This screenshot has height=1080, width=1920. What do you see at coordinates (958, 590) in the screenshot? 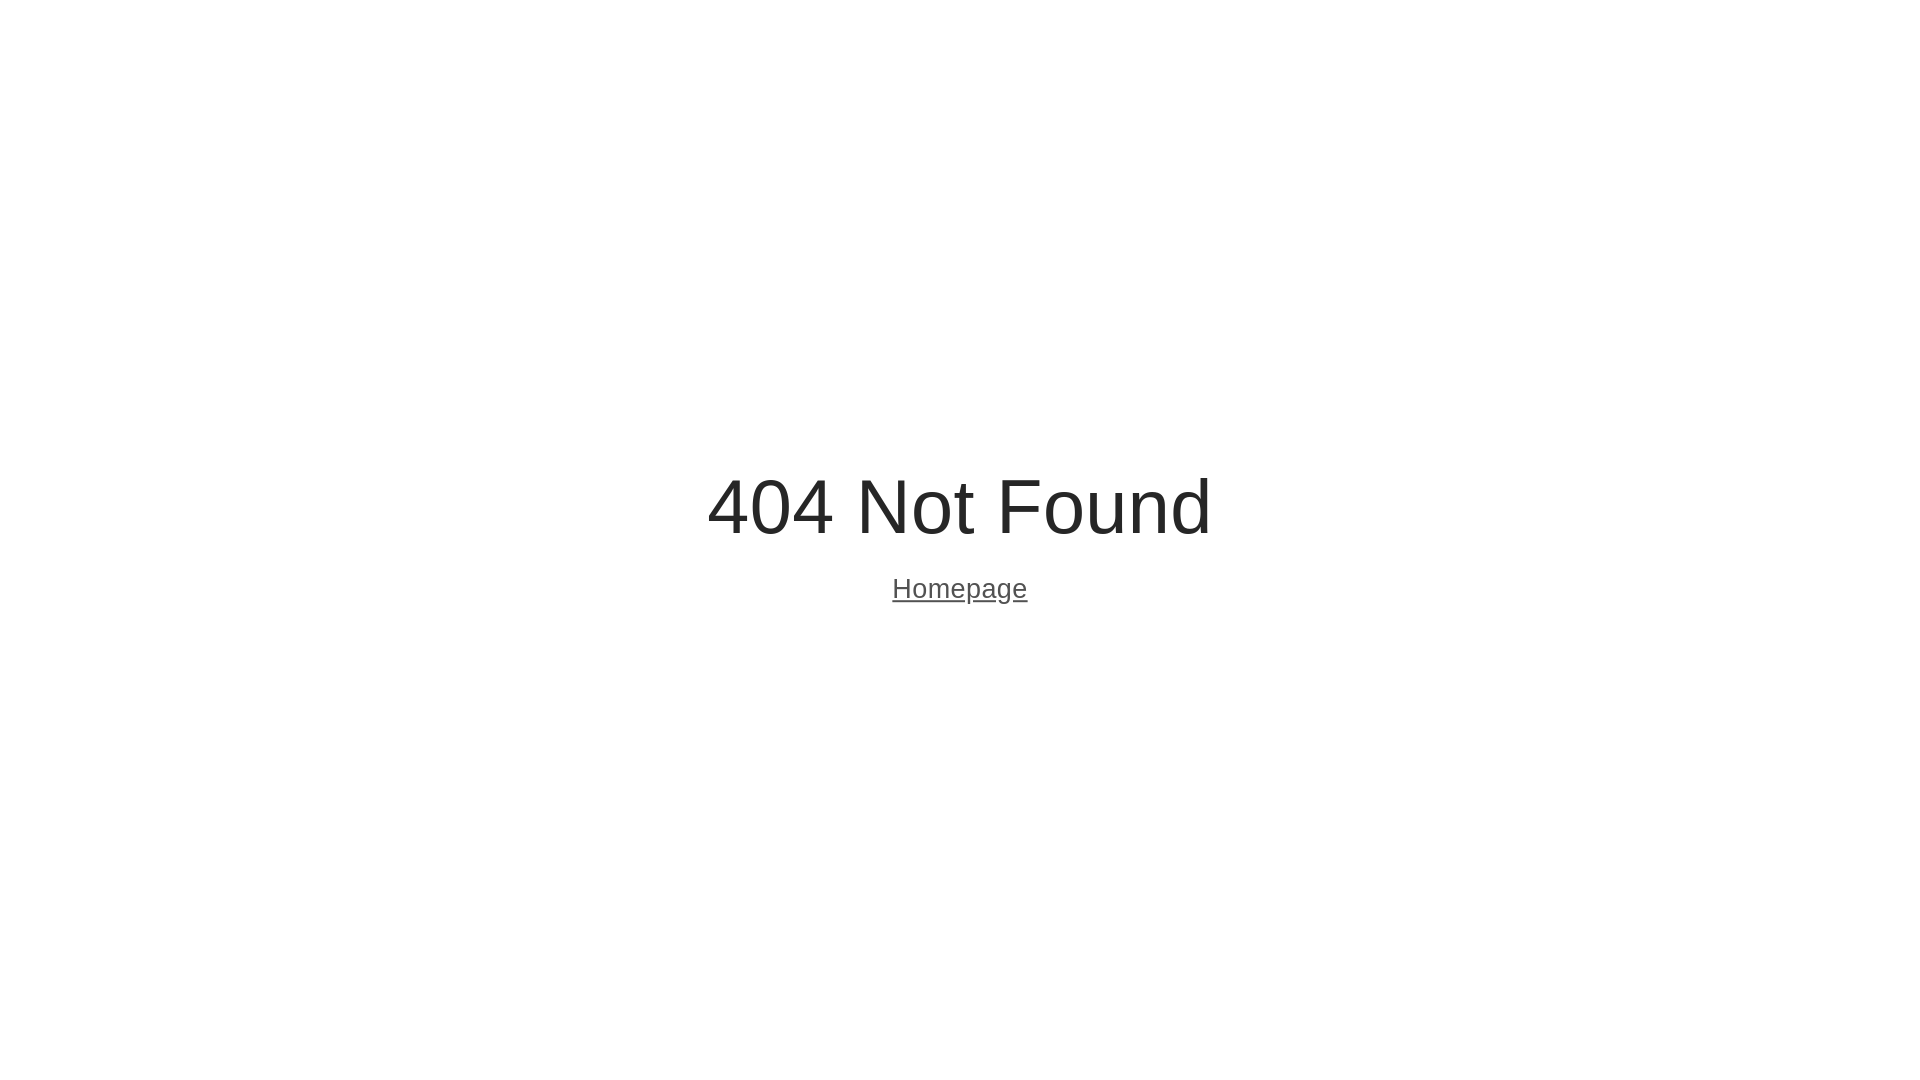
I see `'Homepage'` at bounding box center [958, 590].